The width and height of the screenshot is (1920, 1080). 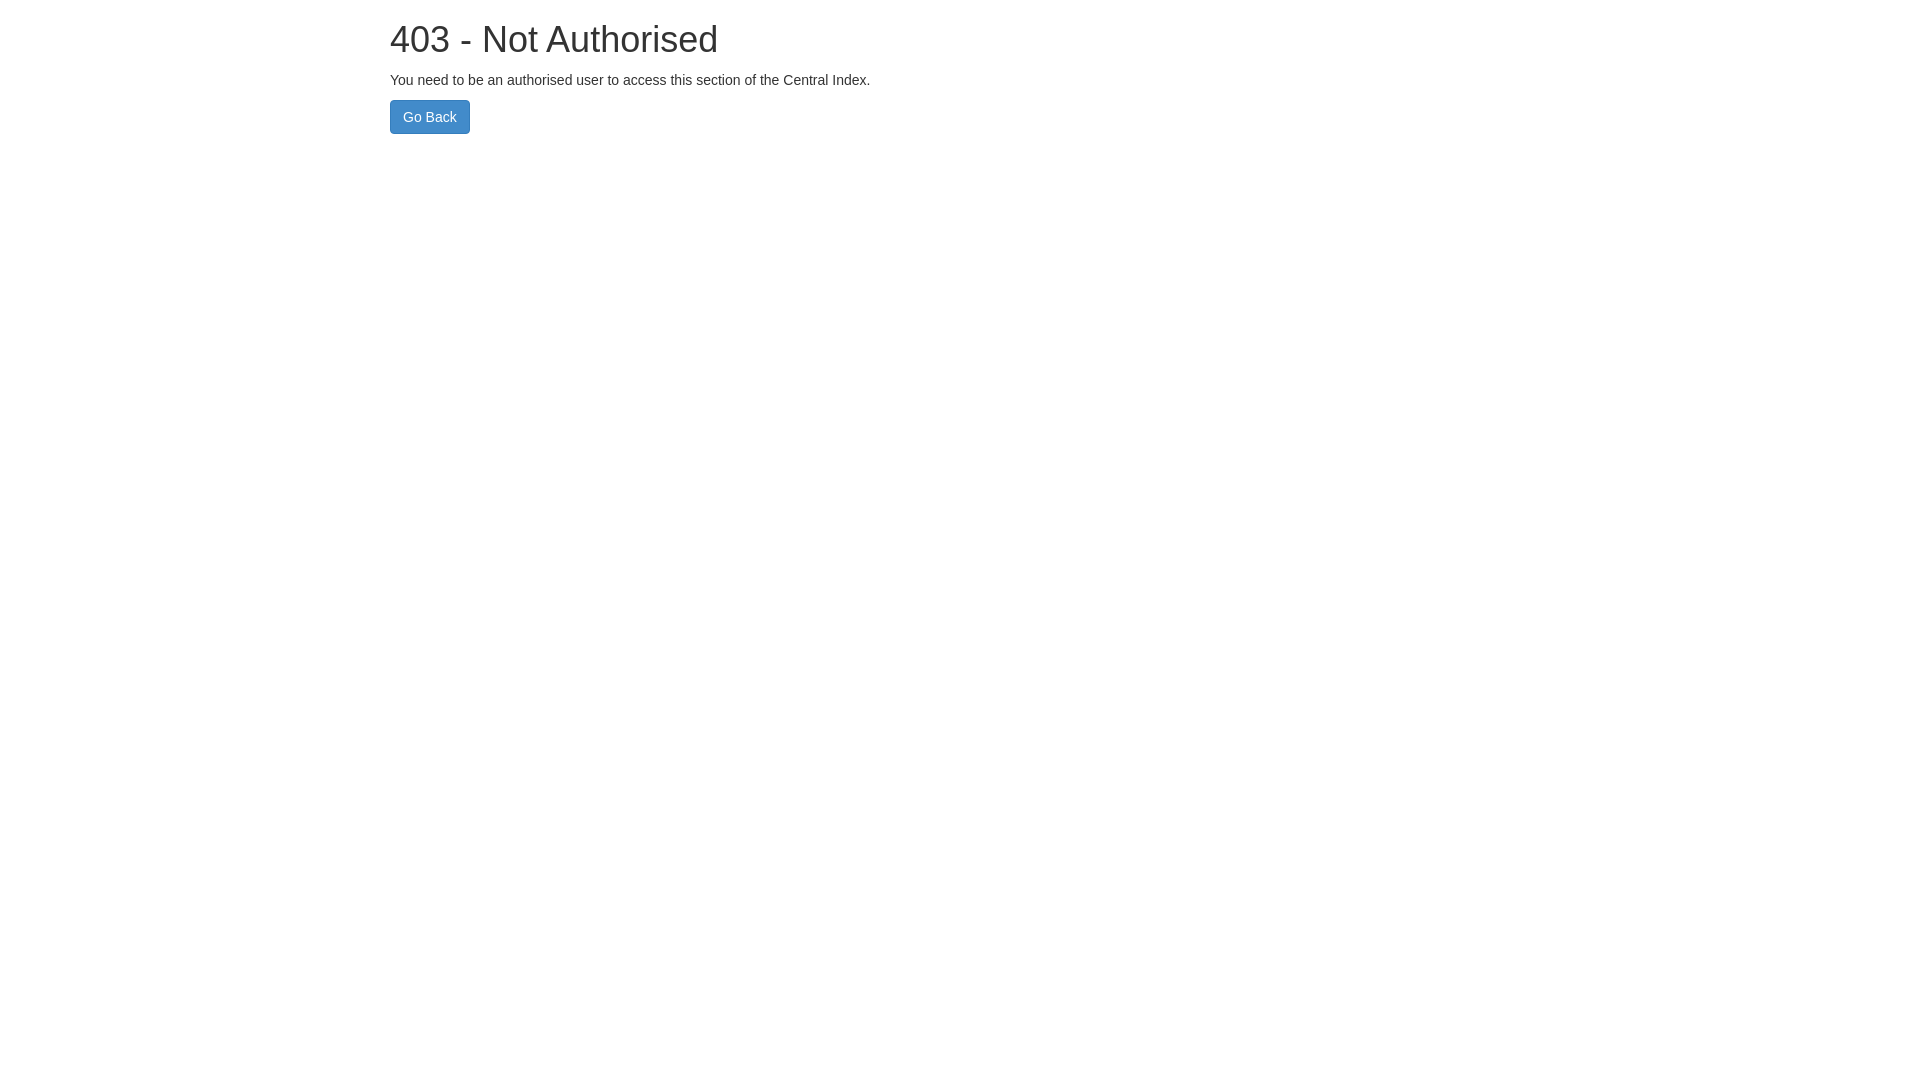 I want to click on 'Go Back', so click(x=389, y=116).